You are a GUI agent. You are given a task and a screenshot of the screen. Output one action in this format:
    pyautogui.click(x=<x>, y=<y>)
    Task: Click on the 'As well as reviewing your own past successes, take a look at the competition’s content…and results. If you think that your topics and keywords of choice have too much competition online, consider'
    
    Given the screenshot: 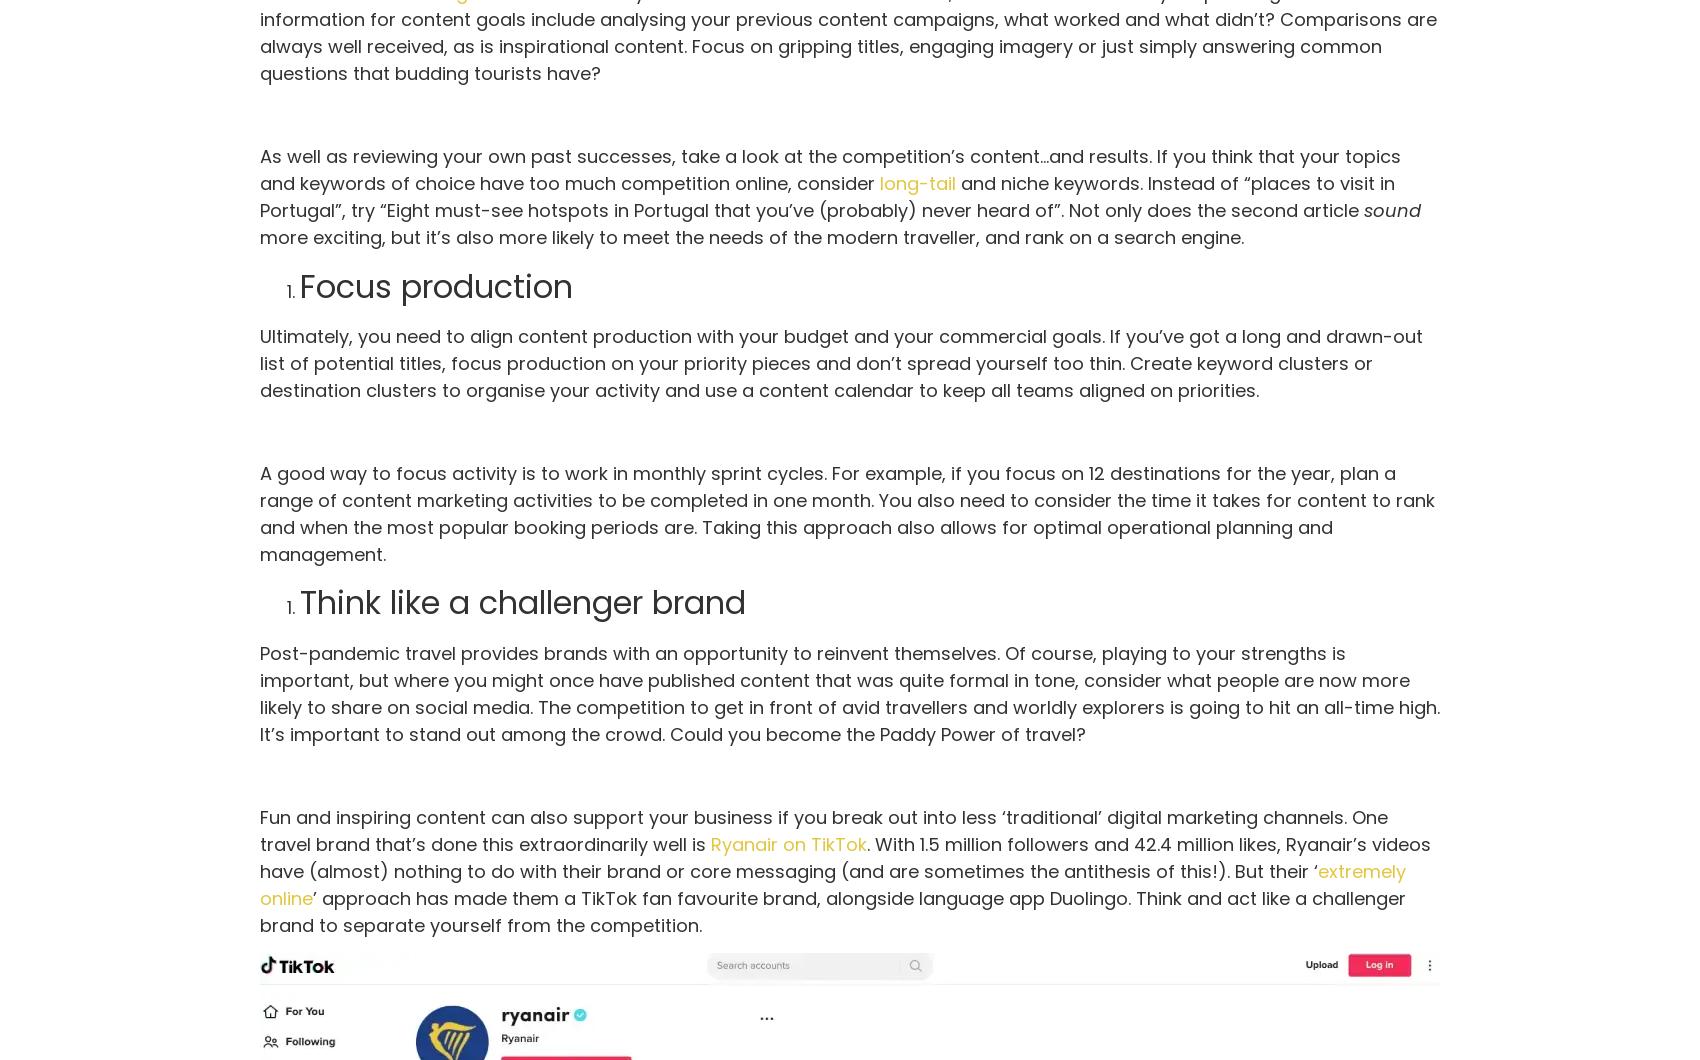 What is the action you would take?
    pyautogui.click(x=829, y=169)
    